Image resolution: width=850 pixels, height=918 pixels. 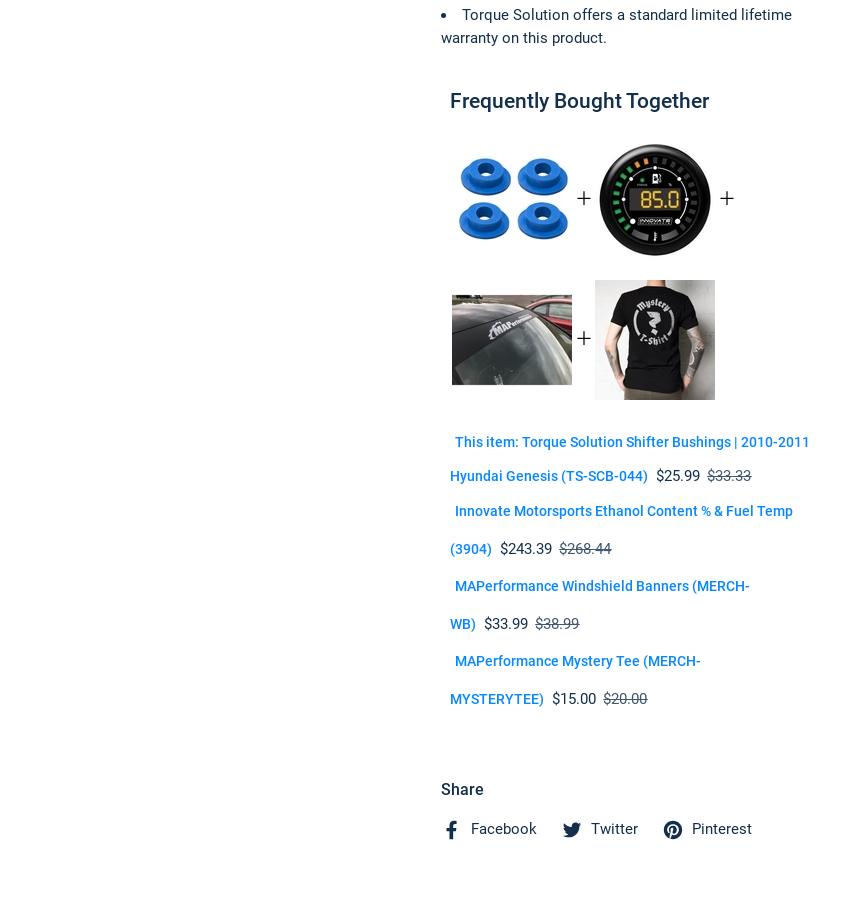 I want to click on '$20.00', so click(x=601, y=696).